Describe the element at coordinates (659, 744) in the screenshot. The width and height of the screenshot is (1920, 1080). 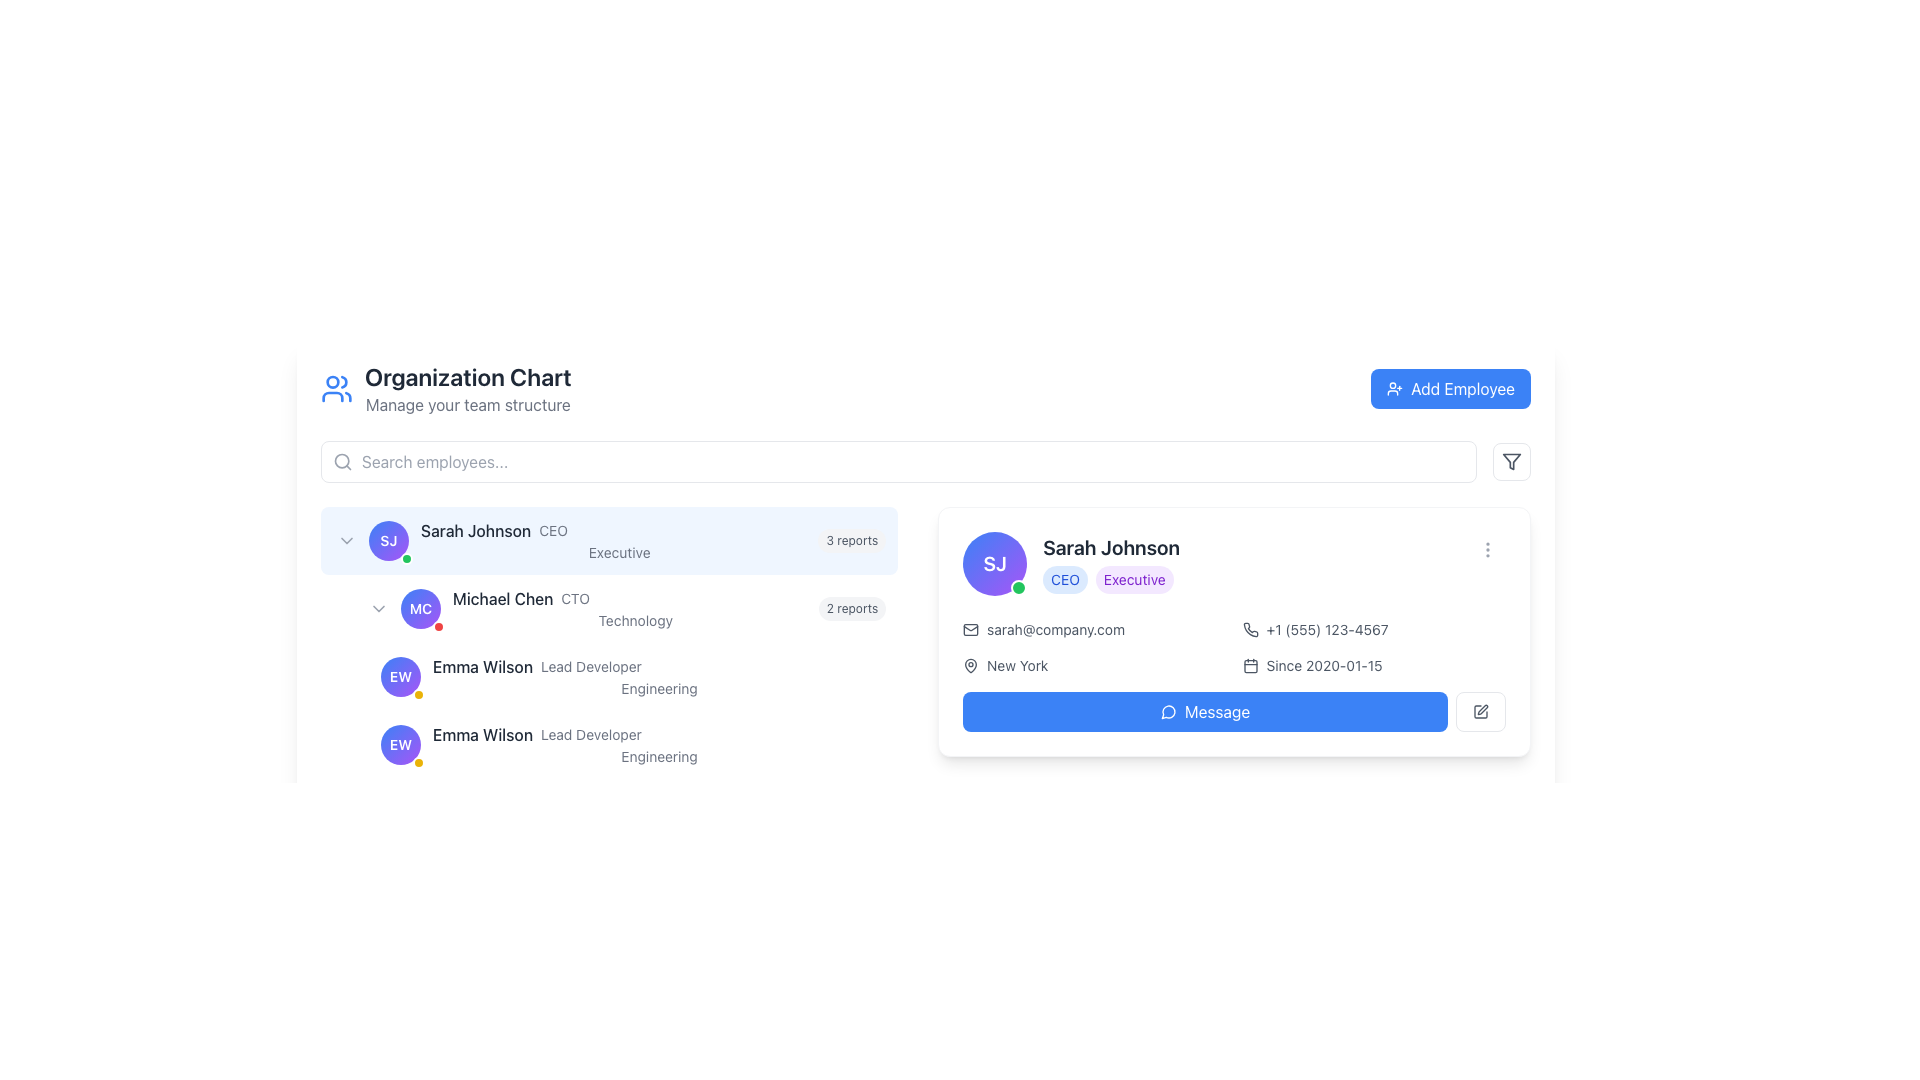
I see `the text label displaying 'Emma Wilson', which includes 'Lead Developer' and 'Engineering', located in the third position under the 'Michael Chen CTO' section` at that location.